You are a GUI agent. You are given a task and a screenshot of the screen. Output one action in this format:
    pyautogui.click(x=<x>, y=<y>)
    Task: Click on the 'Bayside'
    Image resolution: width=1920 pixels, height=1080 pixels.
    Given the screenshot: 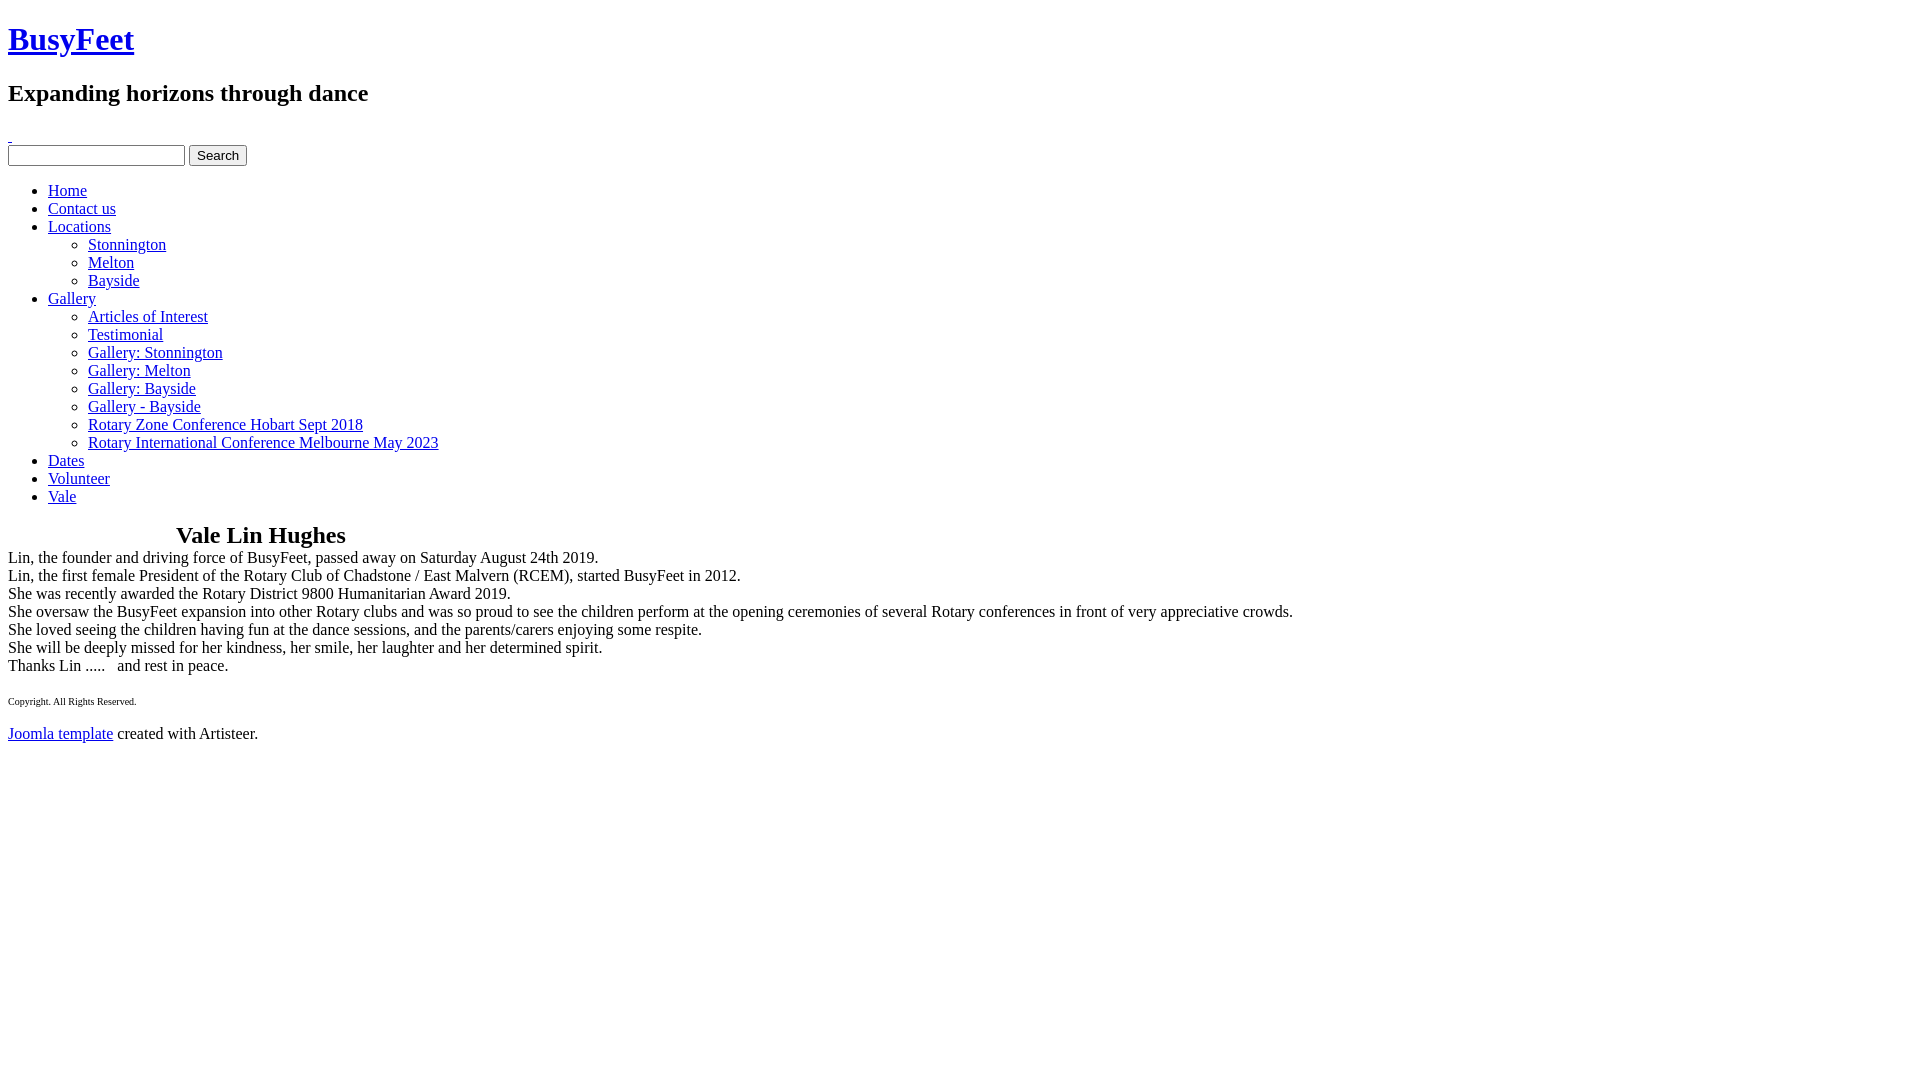 What is the action you would take?
    pyautogui.click(x=86, y=280)
    